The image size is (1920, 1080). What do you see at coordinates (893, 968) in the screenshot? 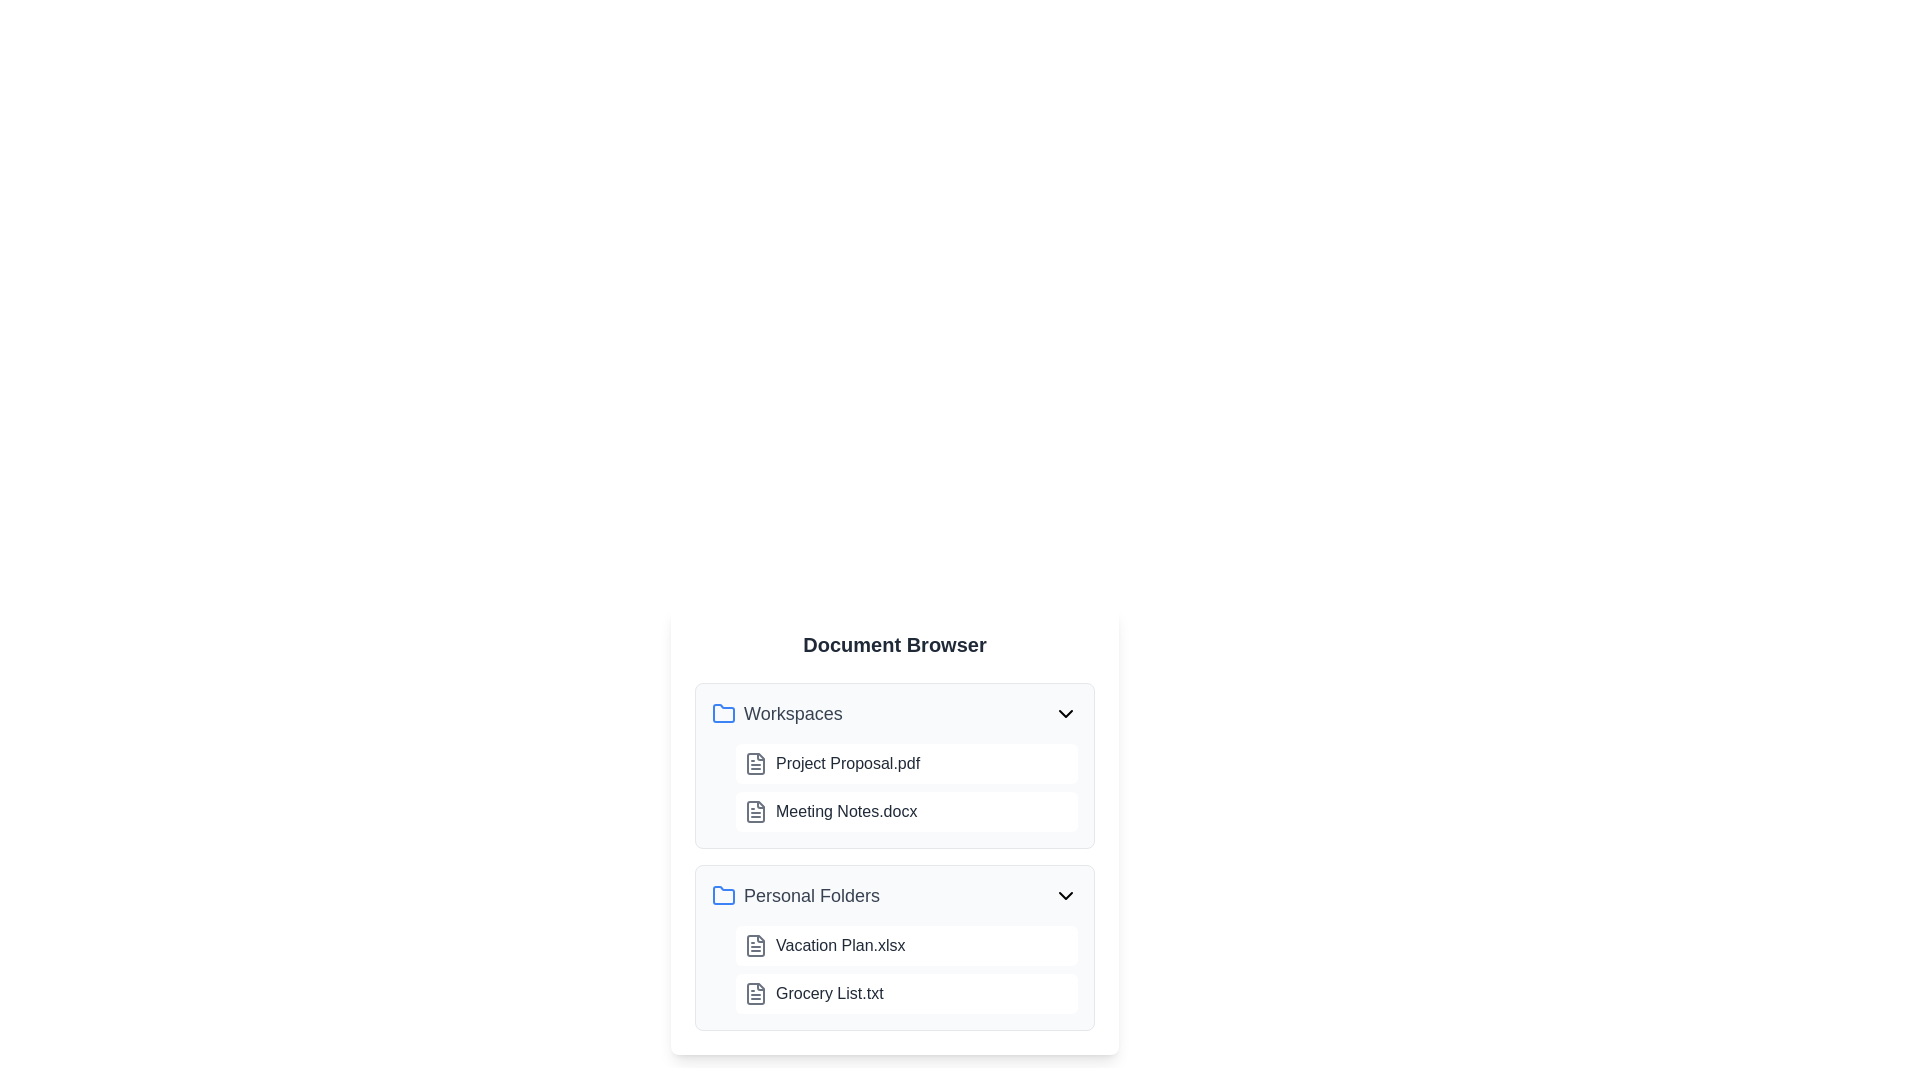
I see `the List of files element that displays 'Vacation Plan.xlsx' and 'Grocery List.txt', located under the 'Personal Folders' section` at bounding box center [893, 968].